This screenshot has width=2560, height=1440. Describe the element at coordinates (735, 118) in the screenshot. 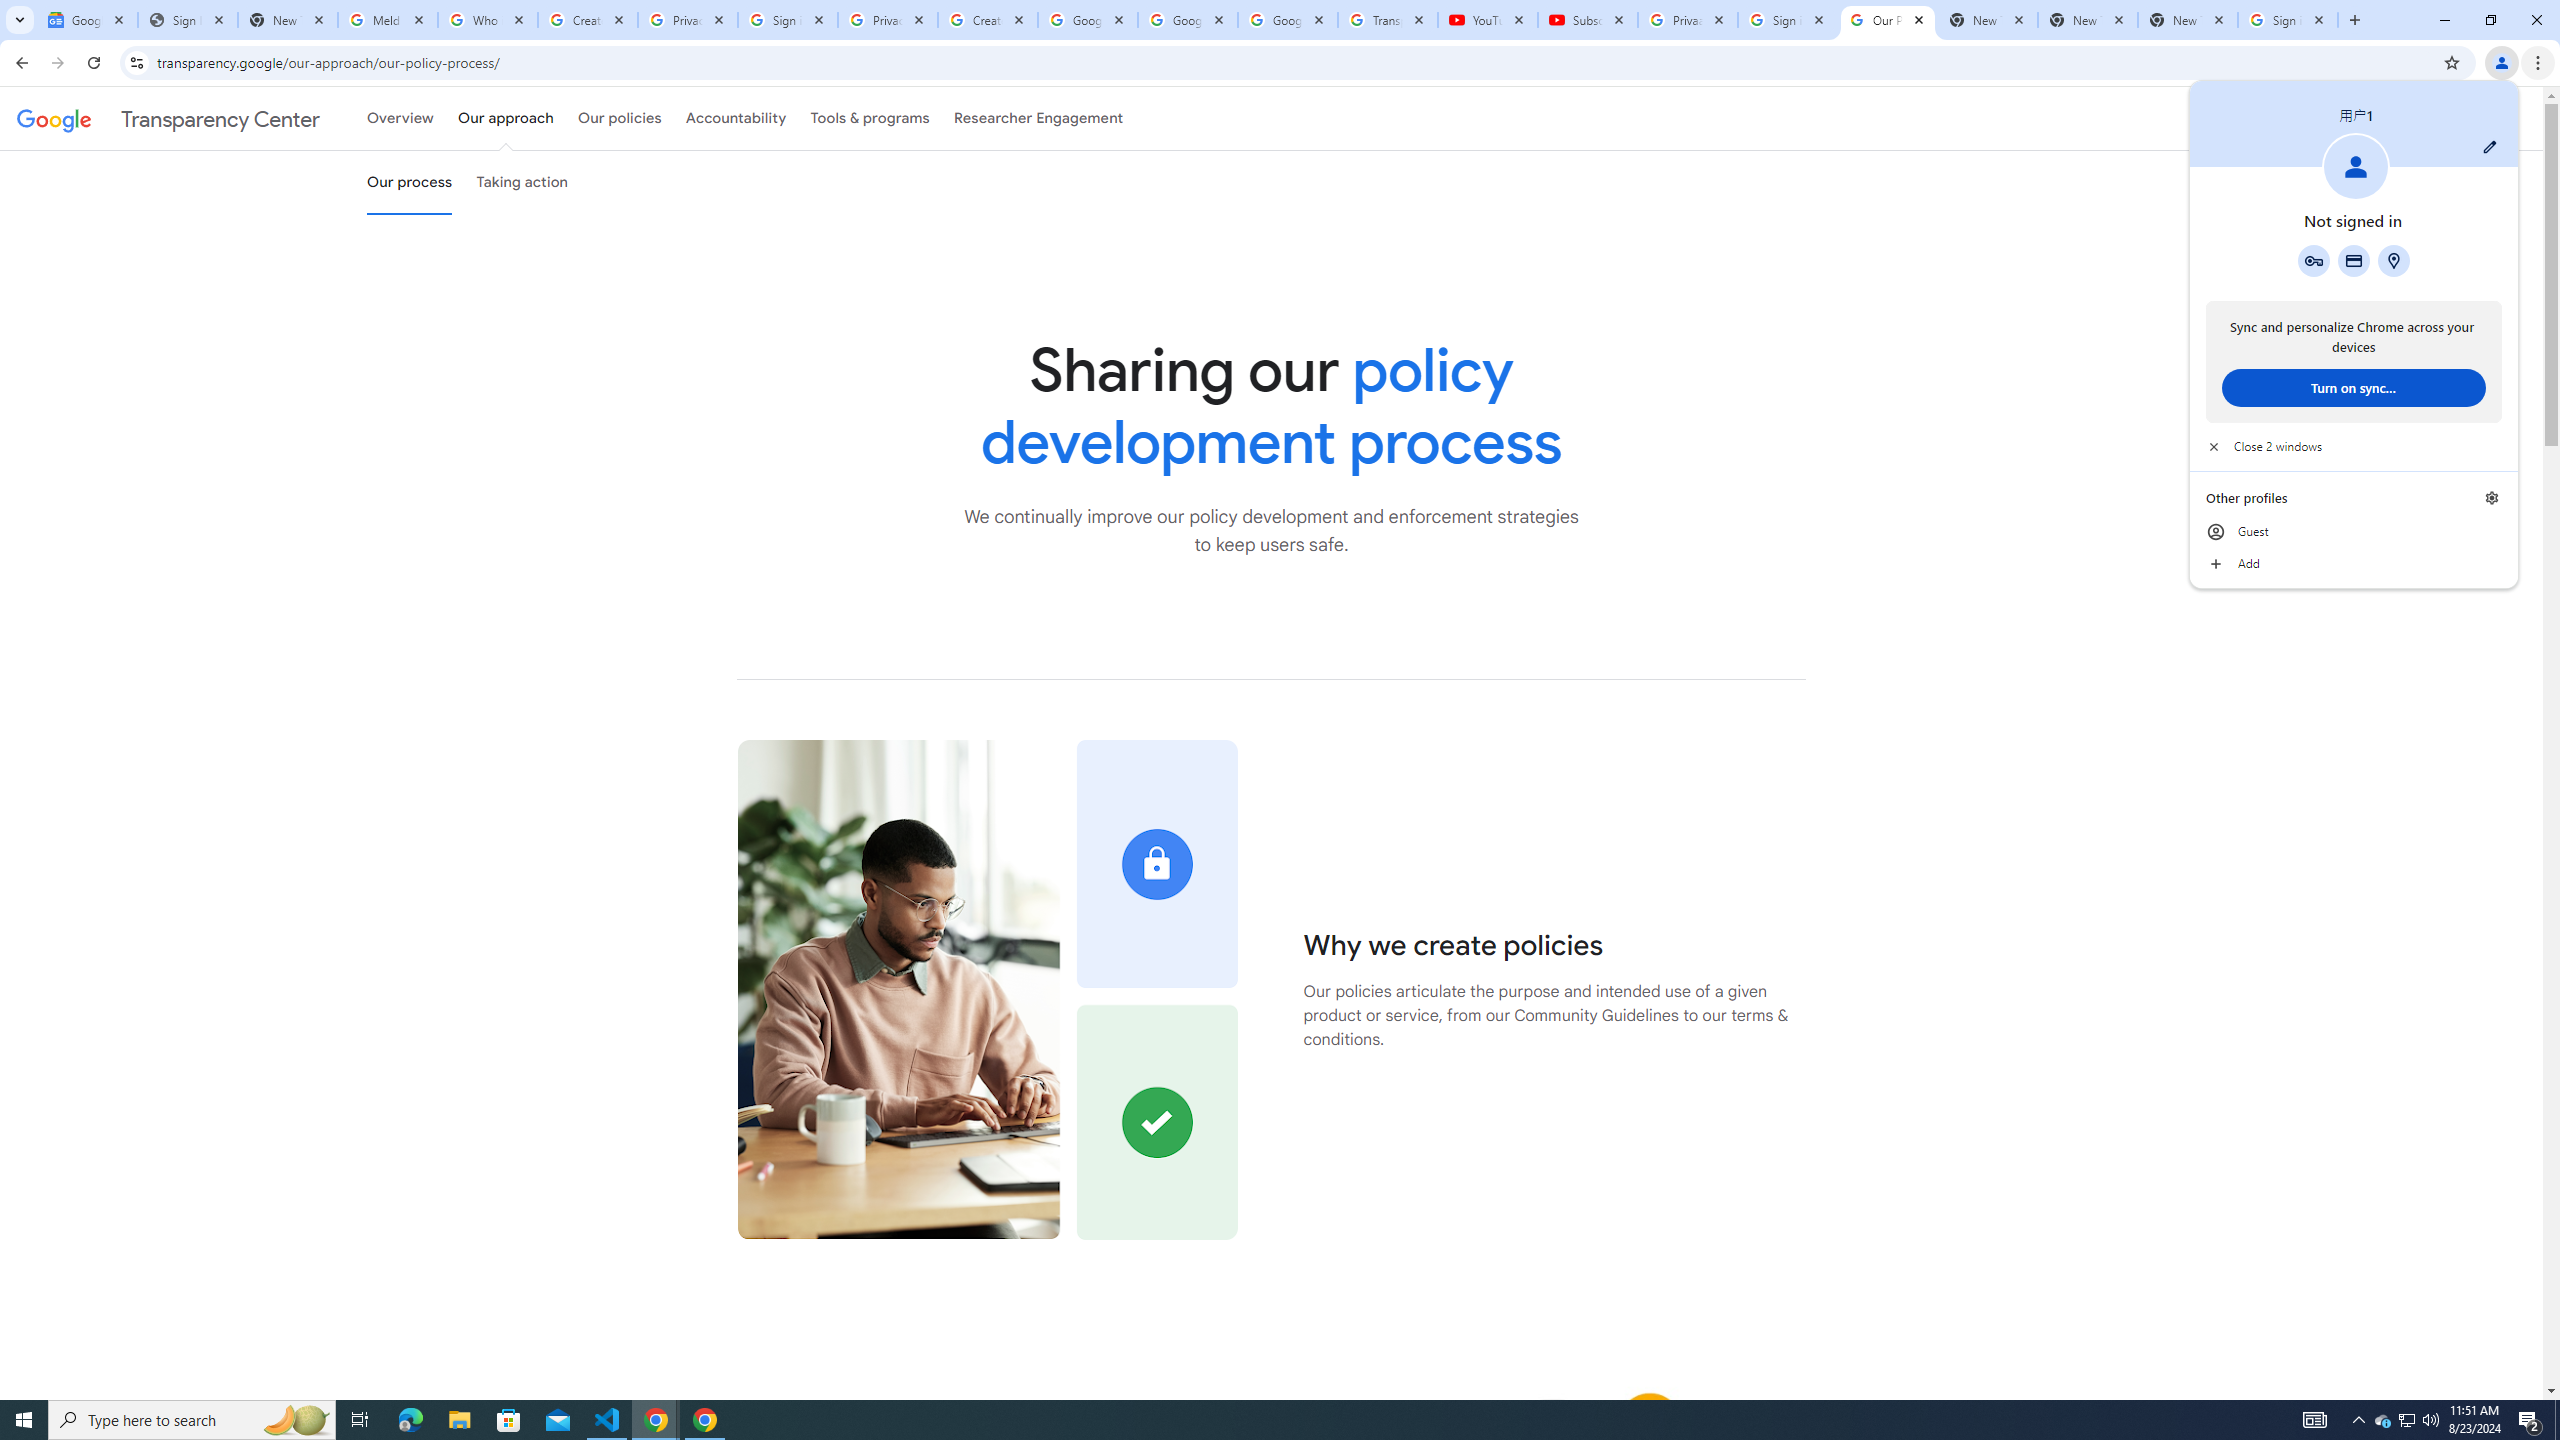

I see `'Accountability'` at that location.